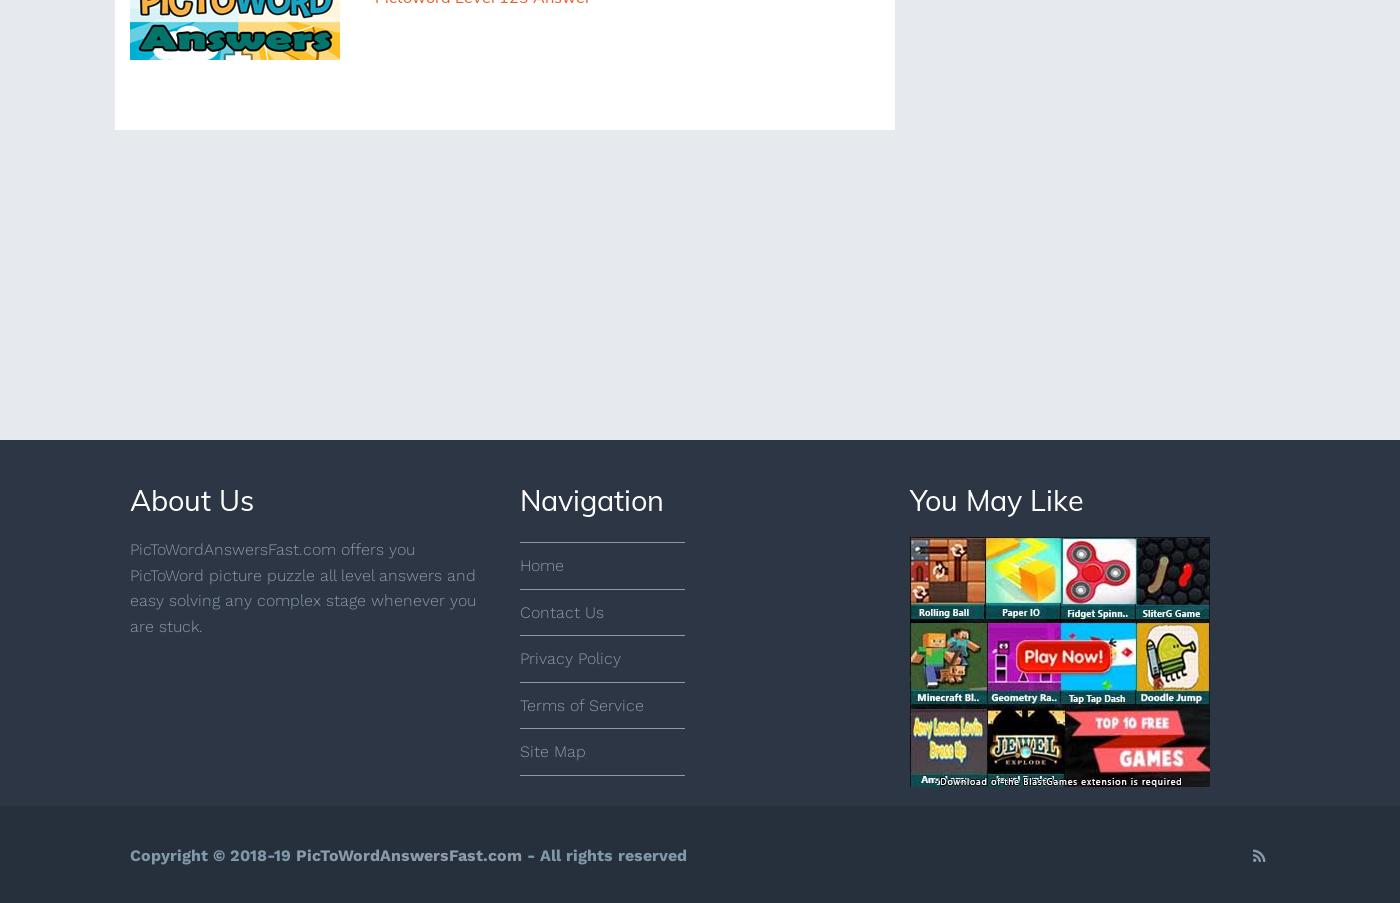 The height and width of the screenshot is (903, 1400). What do you see at coordinates (191, 499) in the screenshot?
I see `'About Us'` at bounding box center [191, 499].